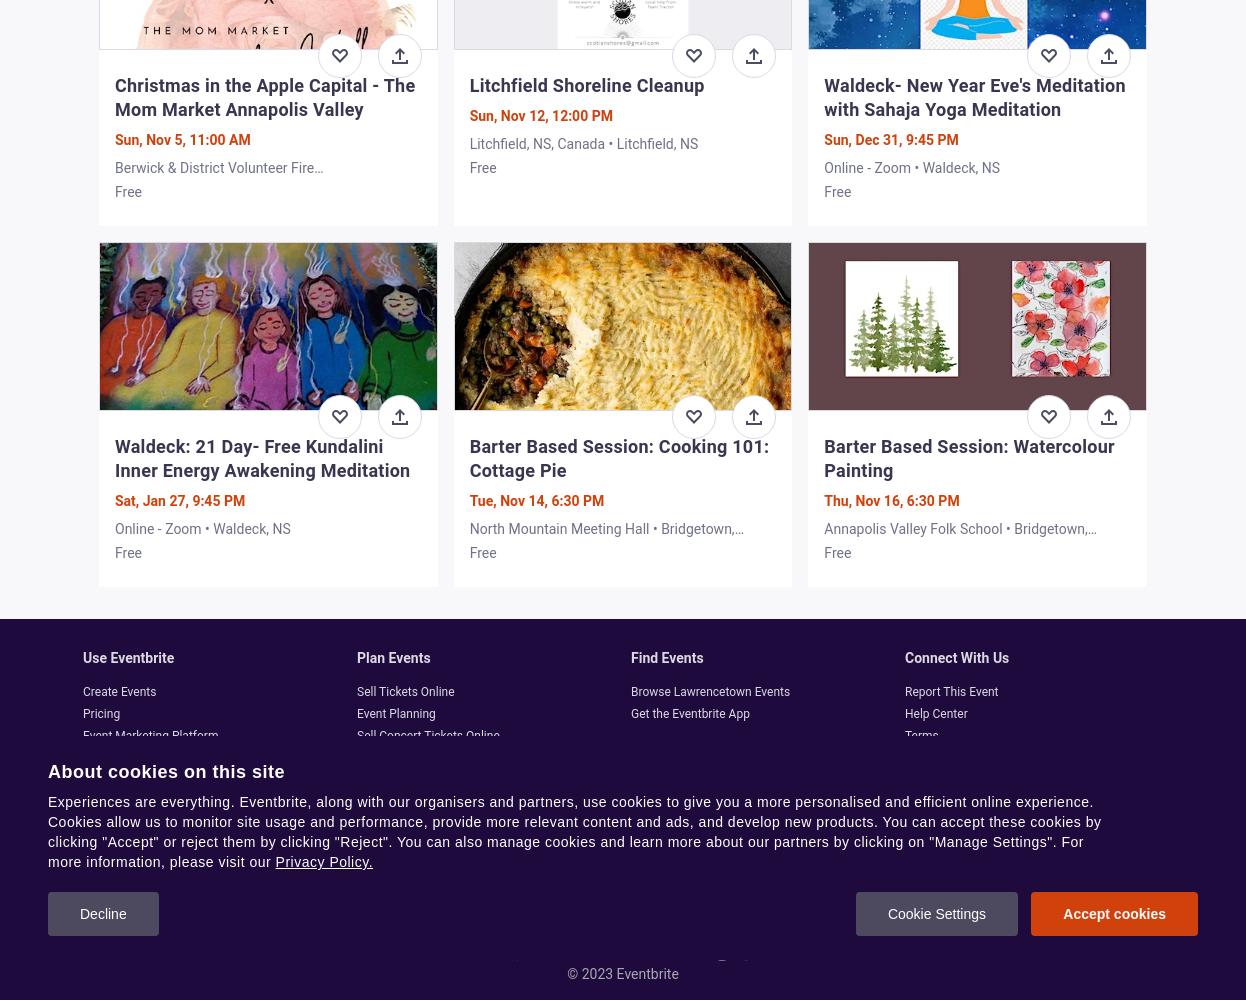 This screenshot has width=1246, height=1000. I want to click on 'Berwick & District Volunteer Fire Department • Berwick, NS', so click(213, 177).